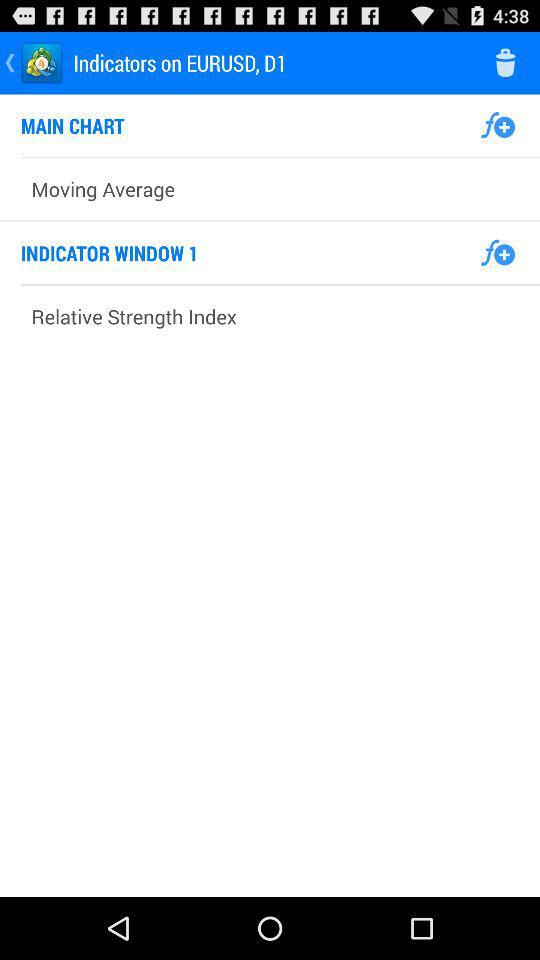 The width and height of the screenshot is (540, 960). Describe the element at coordinates (496, 124) in the screenshot. I see `increase f-stop` at that location.